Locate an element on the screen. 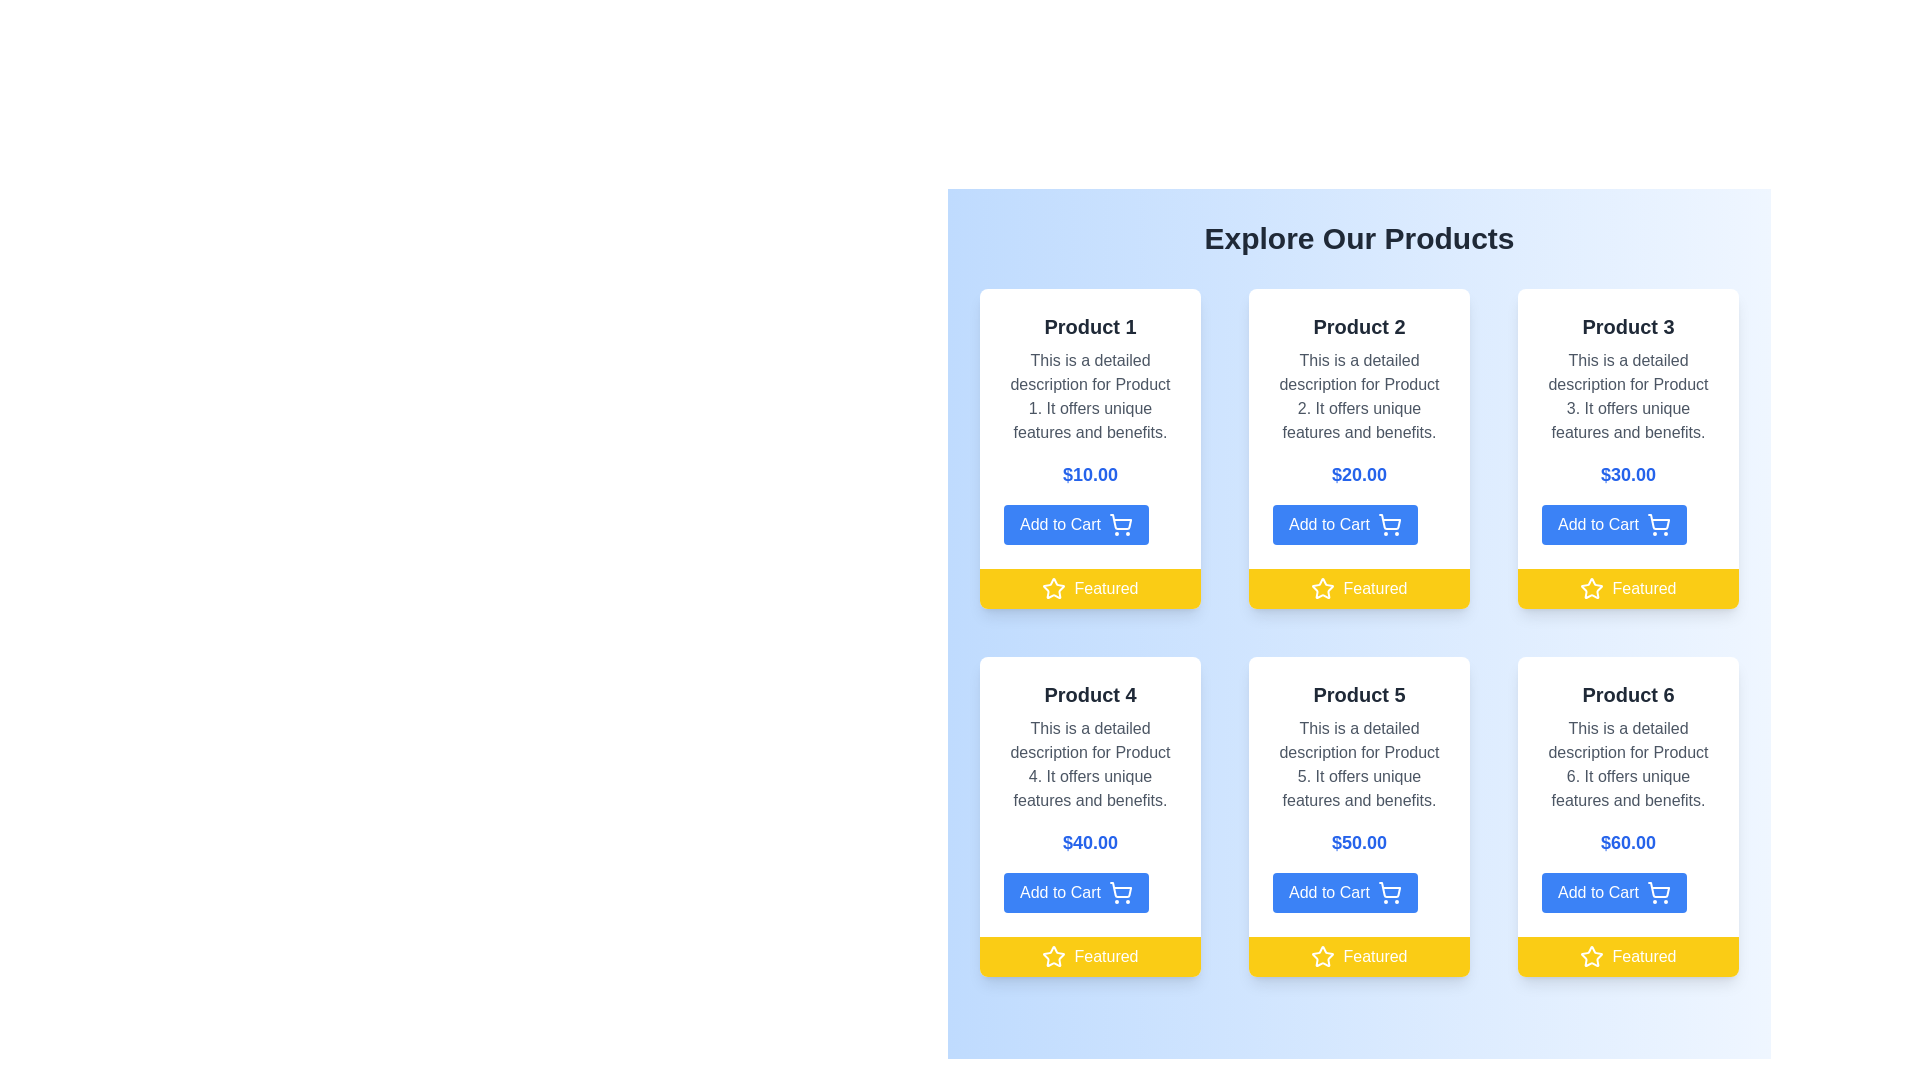 Image resolution: width=1920 pixels, height=1080 pixels. text from the title label displaying 'Product 3', which is located at the top of the product card, above the description and price is located at coordinates (1628, 326).